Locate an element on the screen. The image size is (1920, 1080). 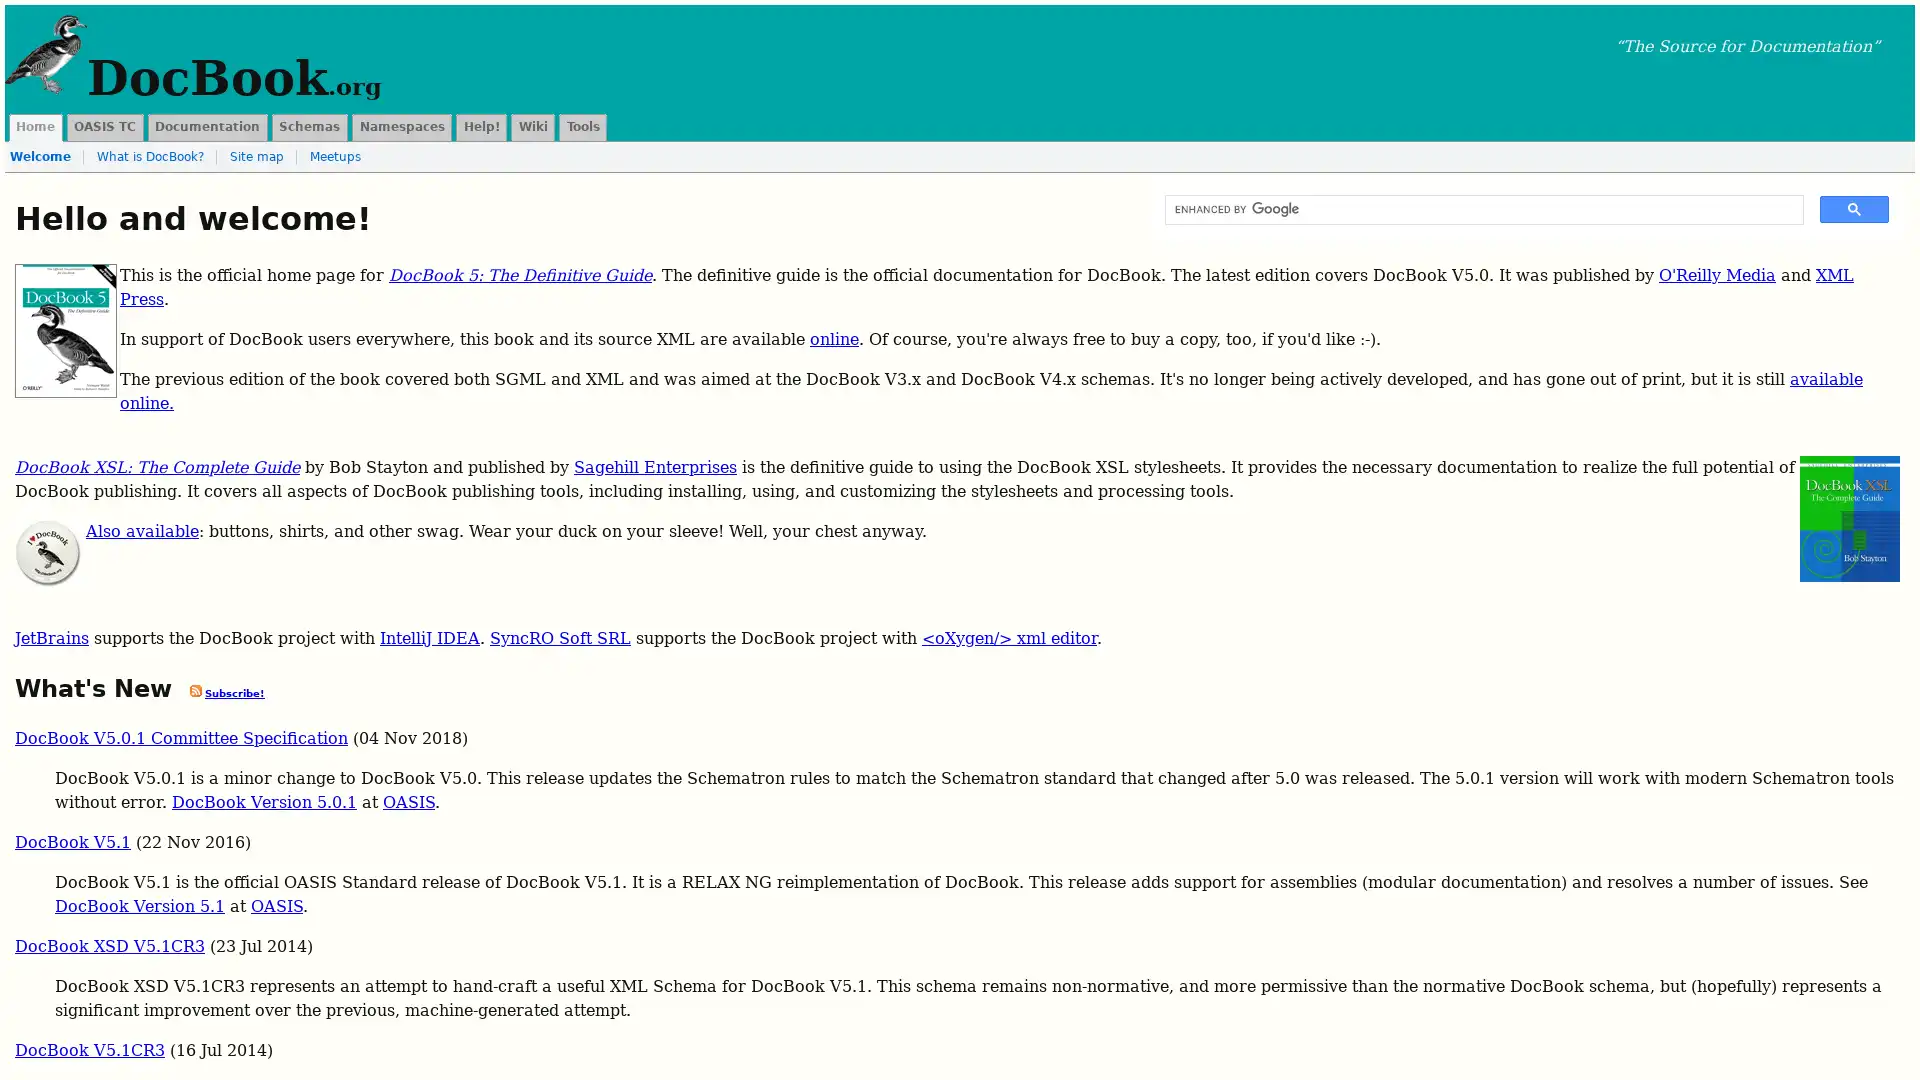
search is located at coordinates (1853, 209).